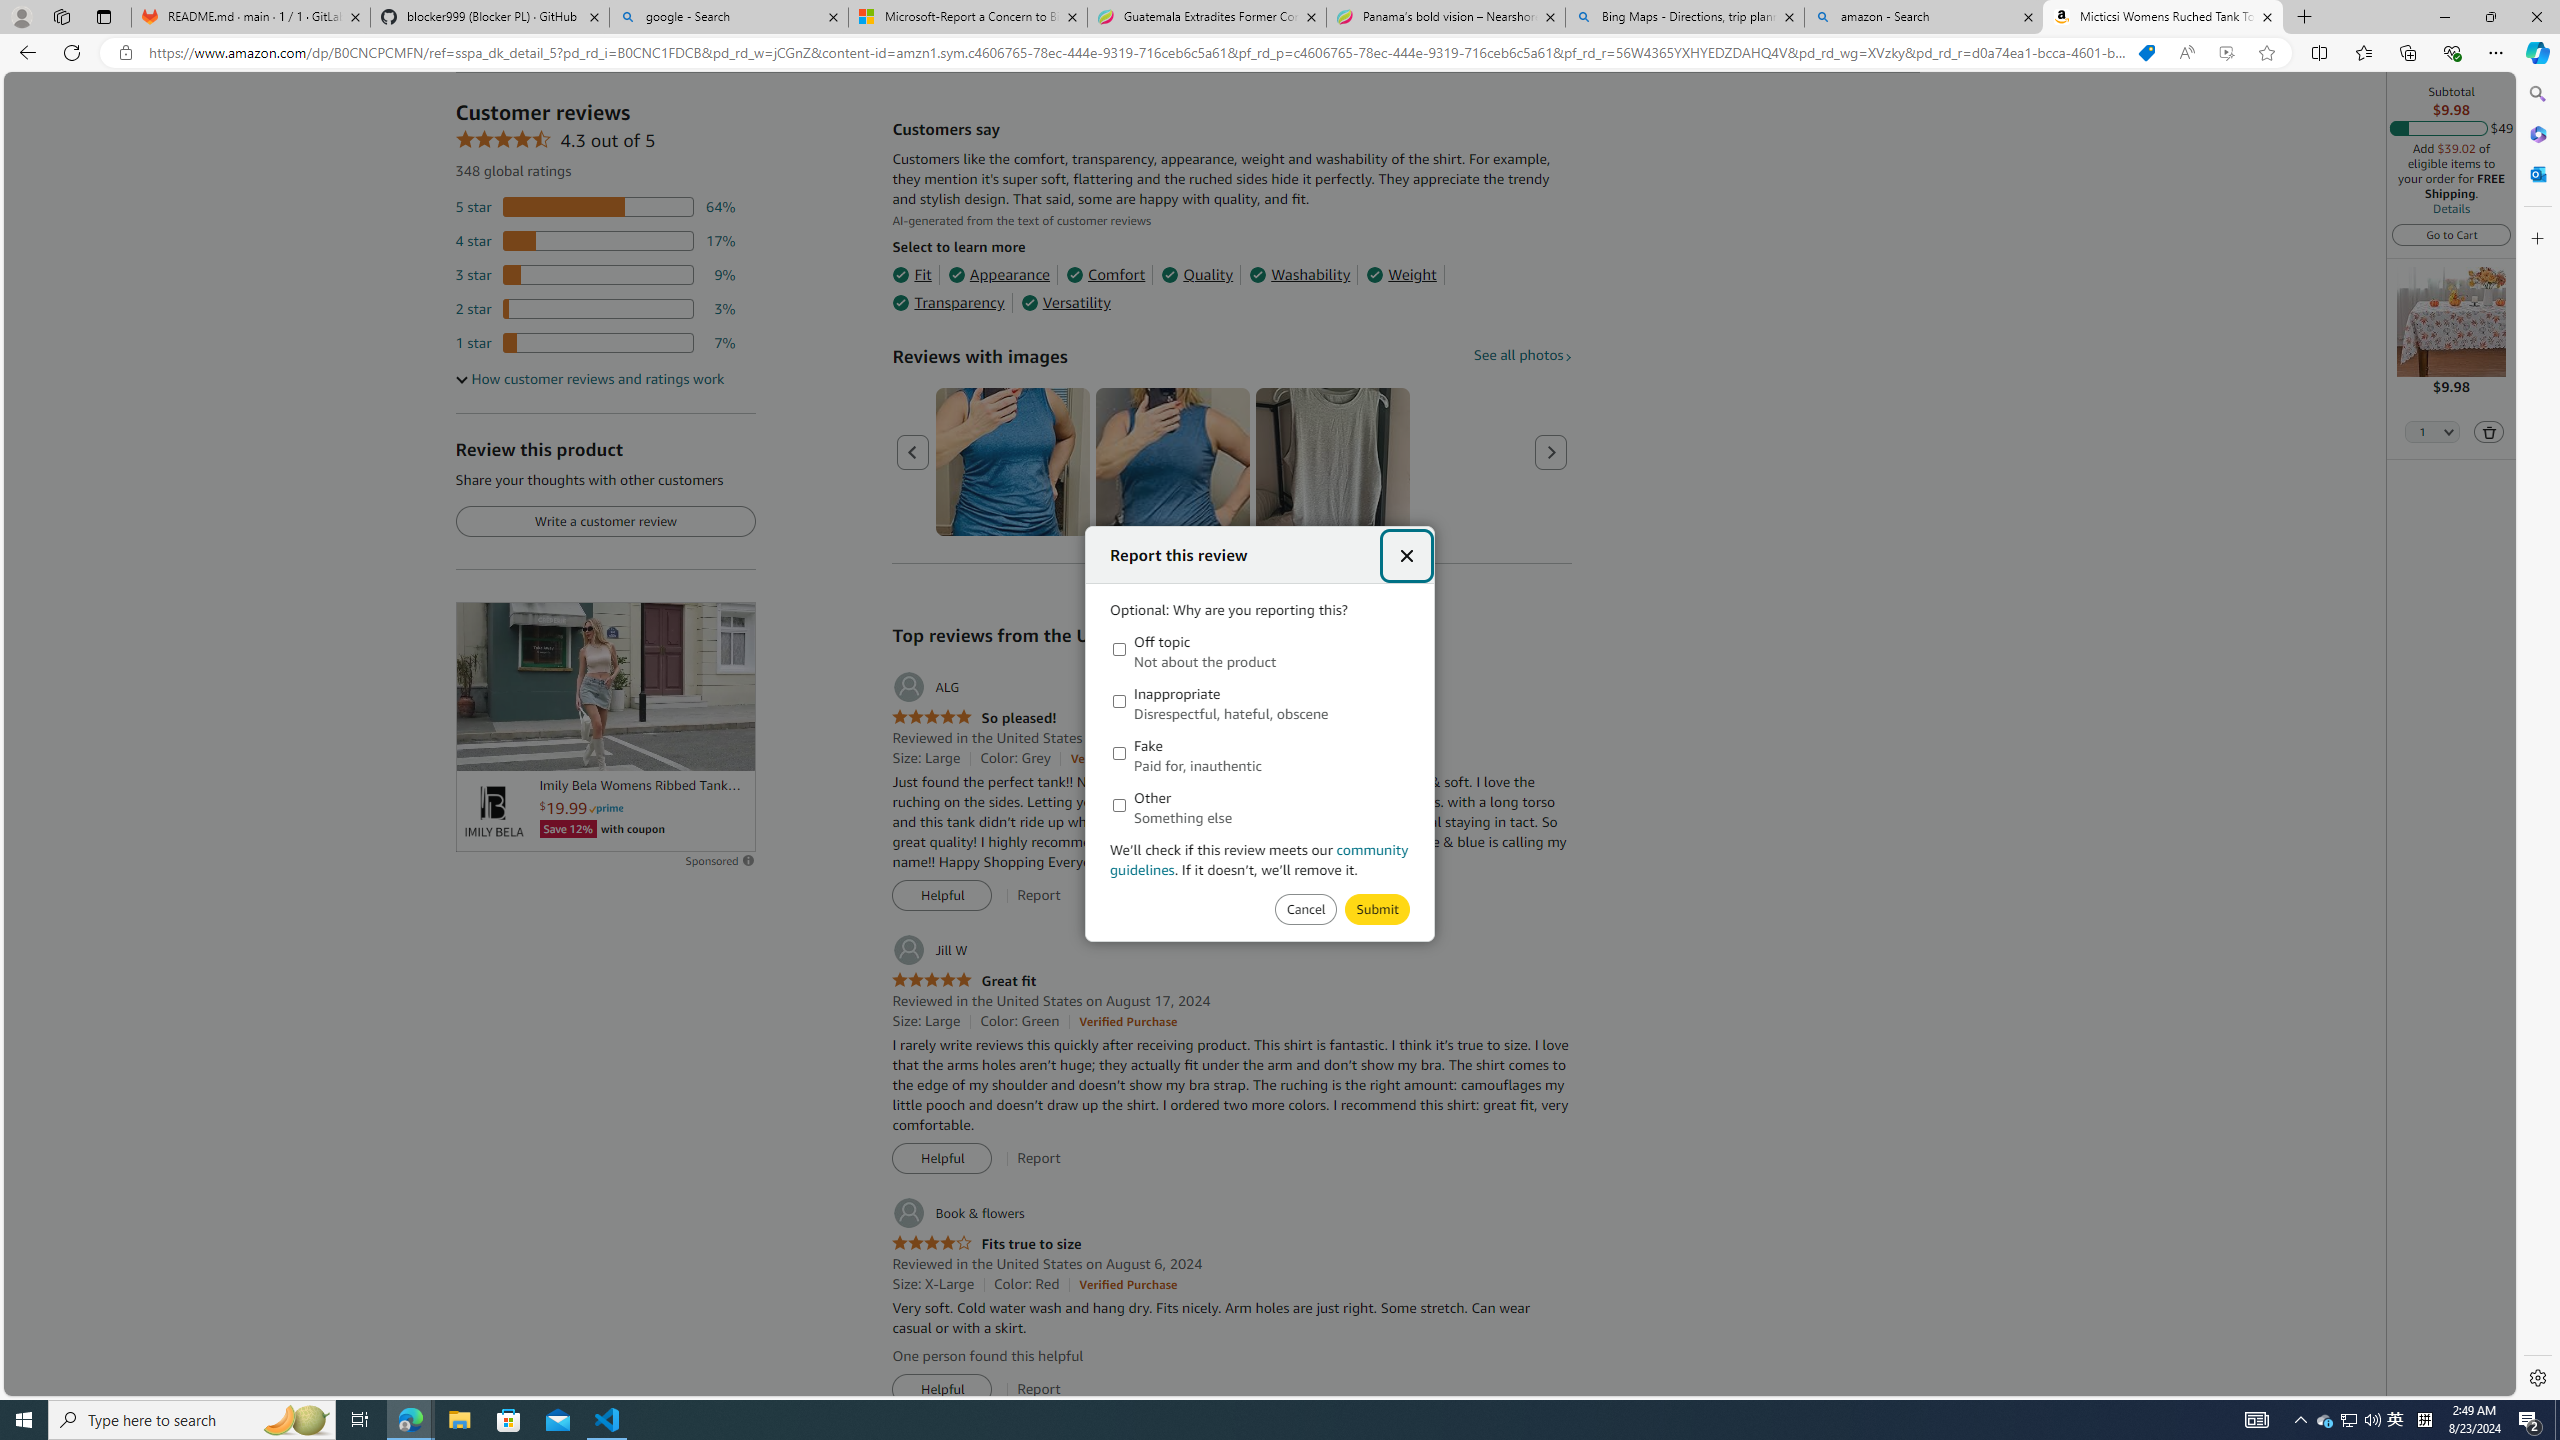 This screenshot has height=1440, width=2560. What do you see at coordinates (1259, 858) in the screenshot?
I see `'community guidelines'` at bounding box center [1259, 858].